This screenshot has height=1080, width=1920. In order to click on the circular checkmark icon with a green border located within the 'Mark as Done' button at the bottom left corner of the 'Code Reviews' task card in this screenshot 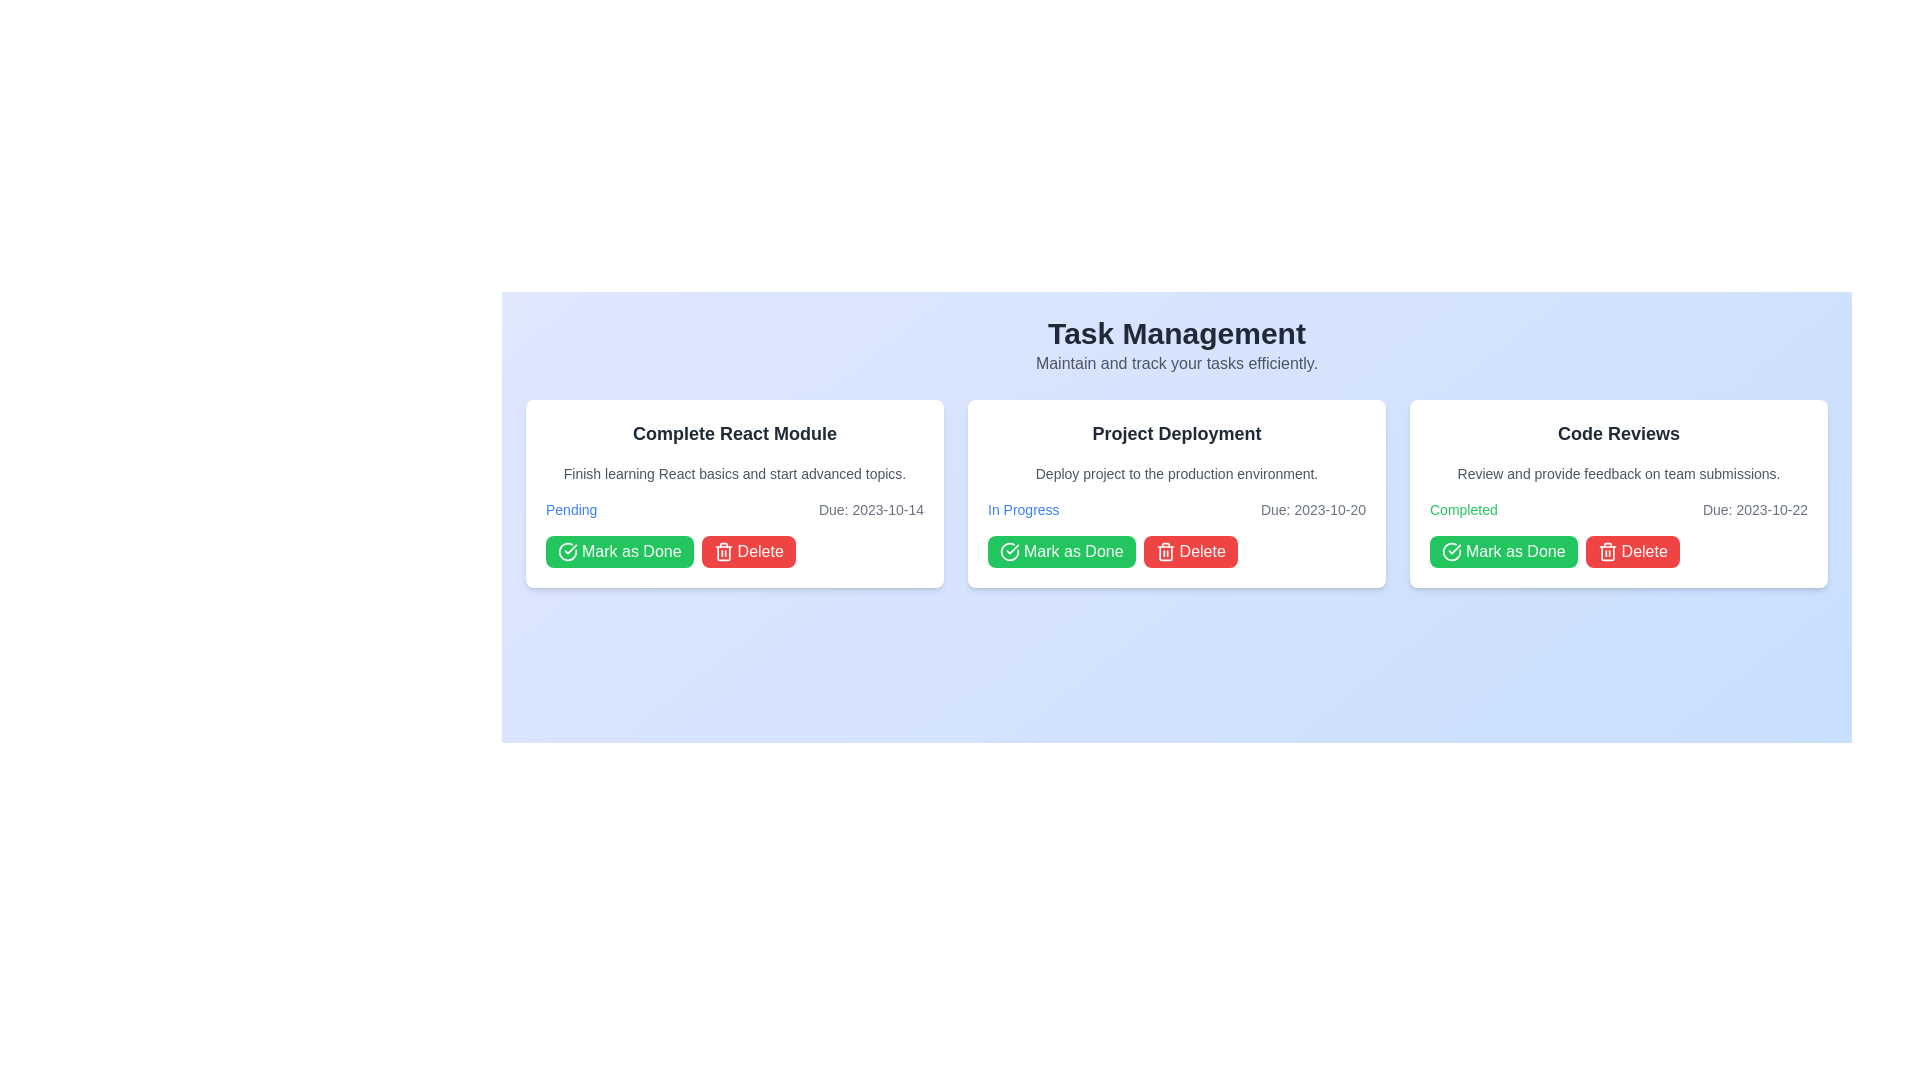, I will do `click(1451, 551)`.